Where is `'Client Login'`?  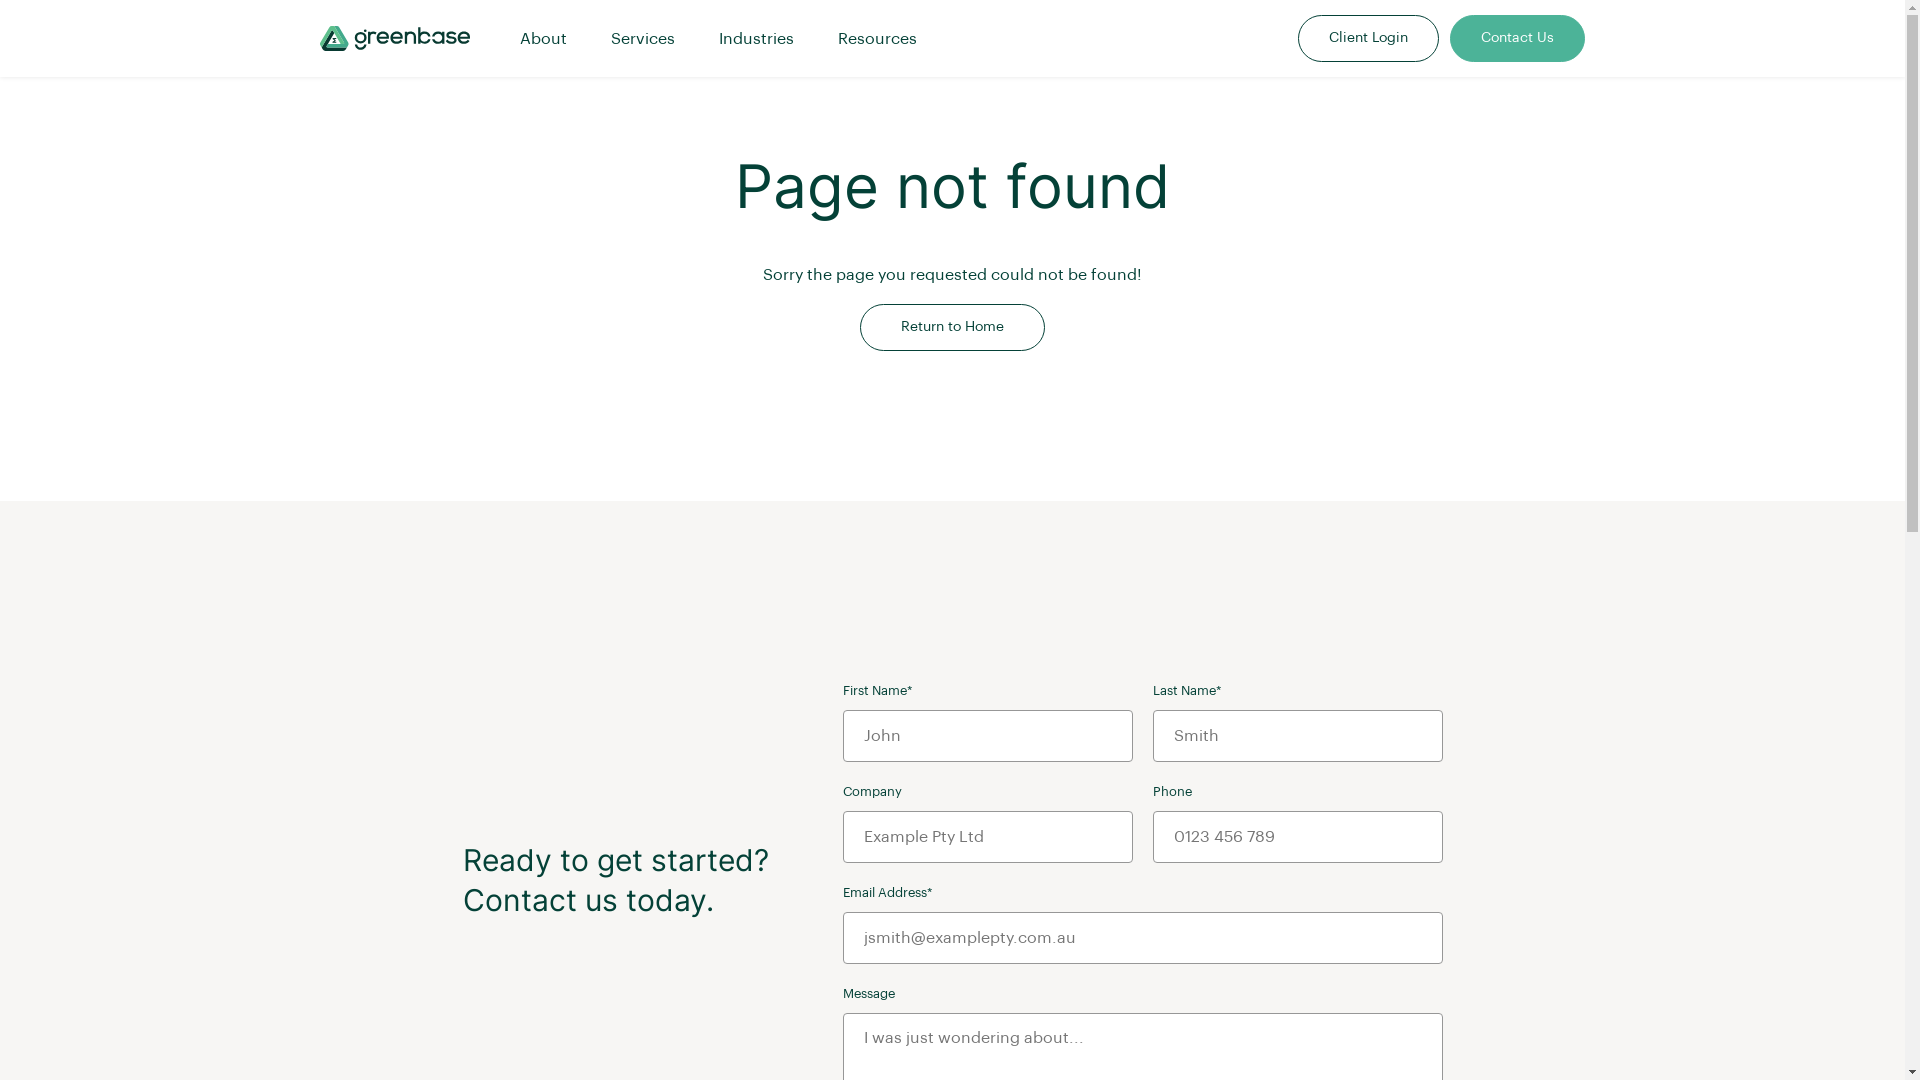 'Client Login' is located at coordinates (1299, 38).